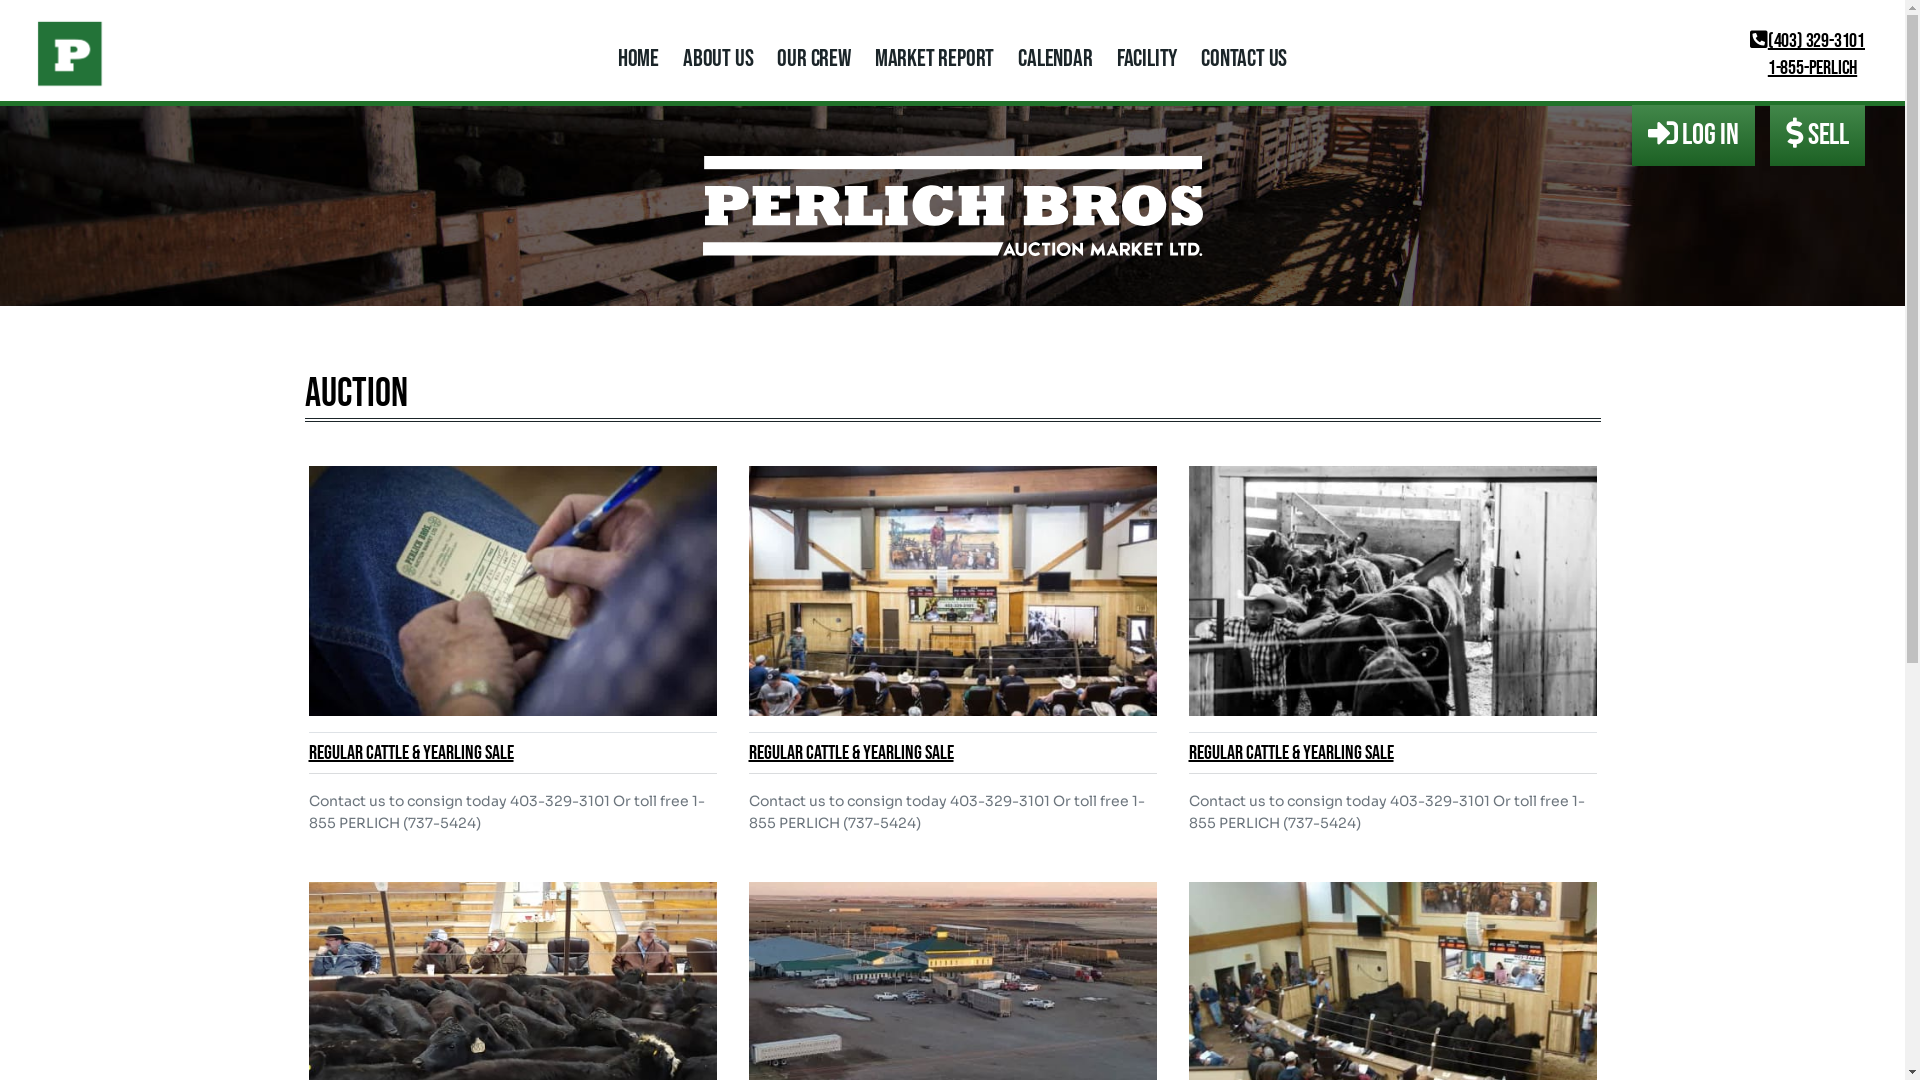 This screenshot has height=1080, width=1920. Describe the element at coordinates (1692, 135) in the screenshot. I see `'LOG IN'` at that location.